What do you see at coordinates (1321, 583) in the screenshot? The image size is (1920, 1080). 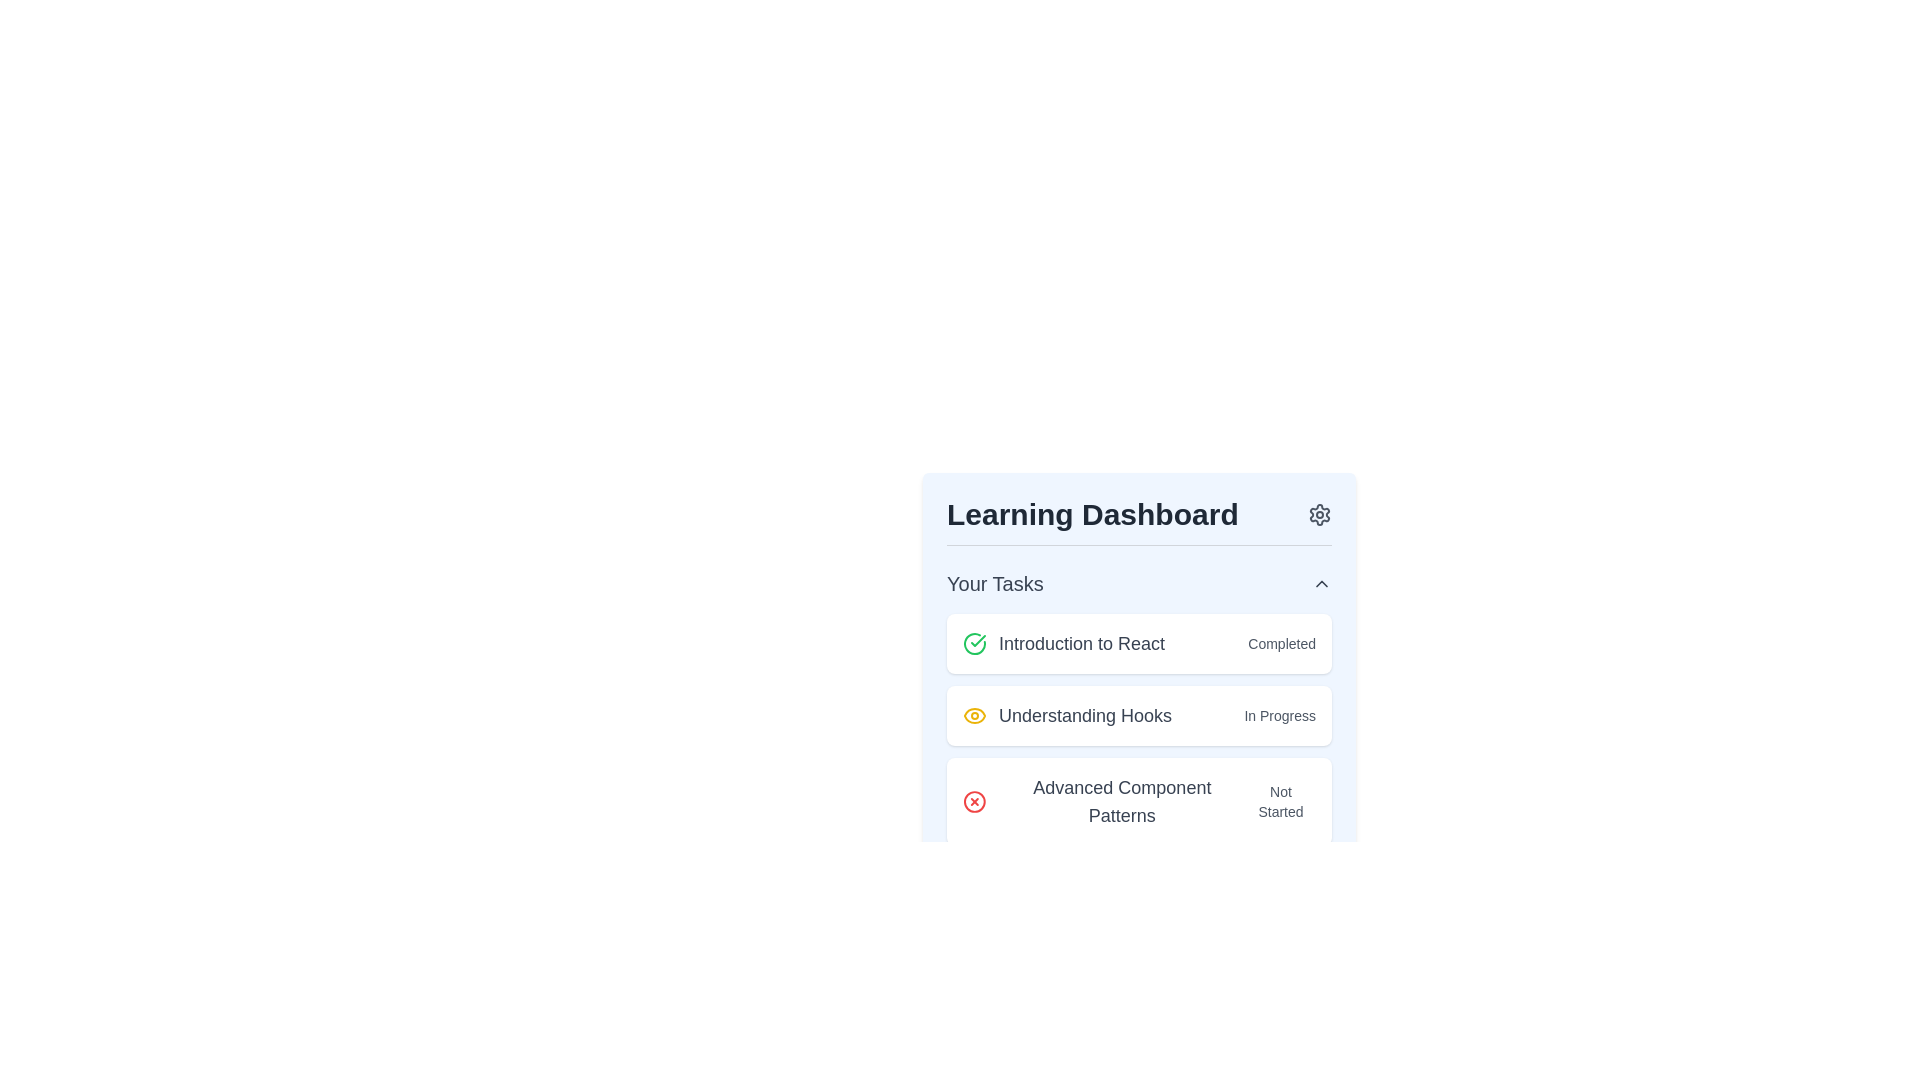 I see `the chevron-up SVG icon located to the right of the 'Your Tasks' text in the header section` at bounding box center [1321, 583].